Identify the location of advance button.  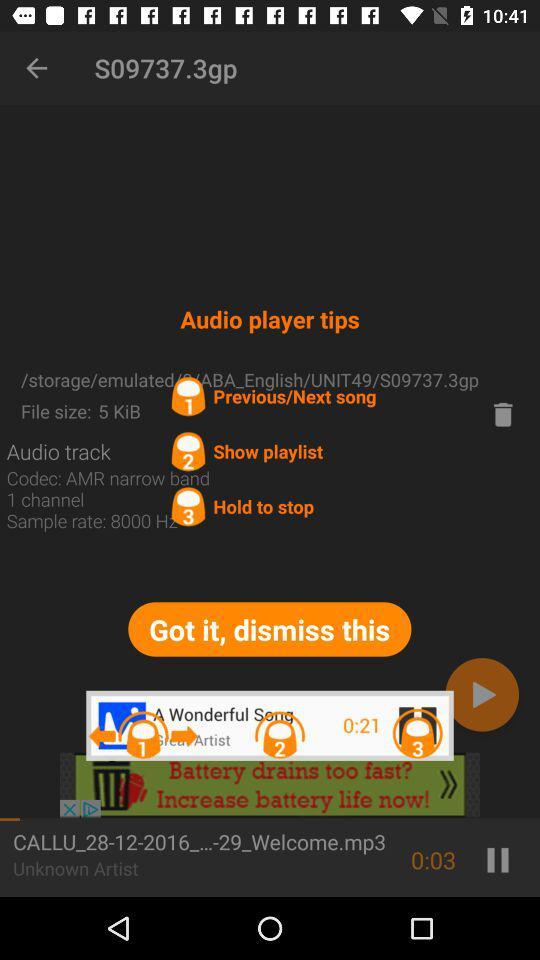
(481, 694).